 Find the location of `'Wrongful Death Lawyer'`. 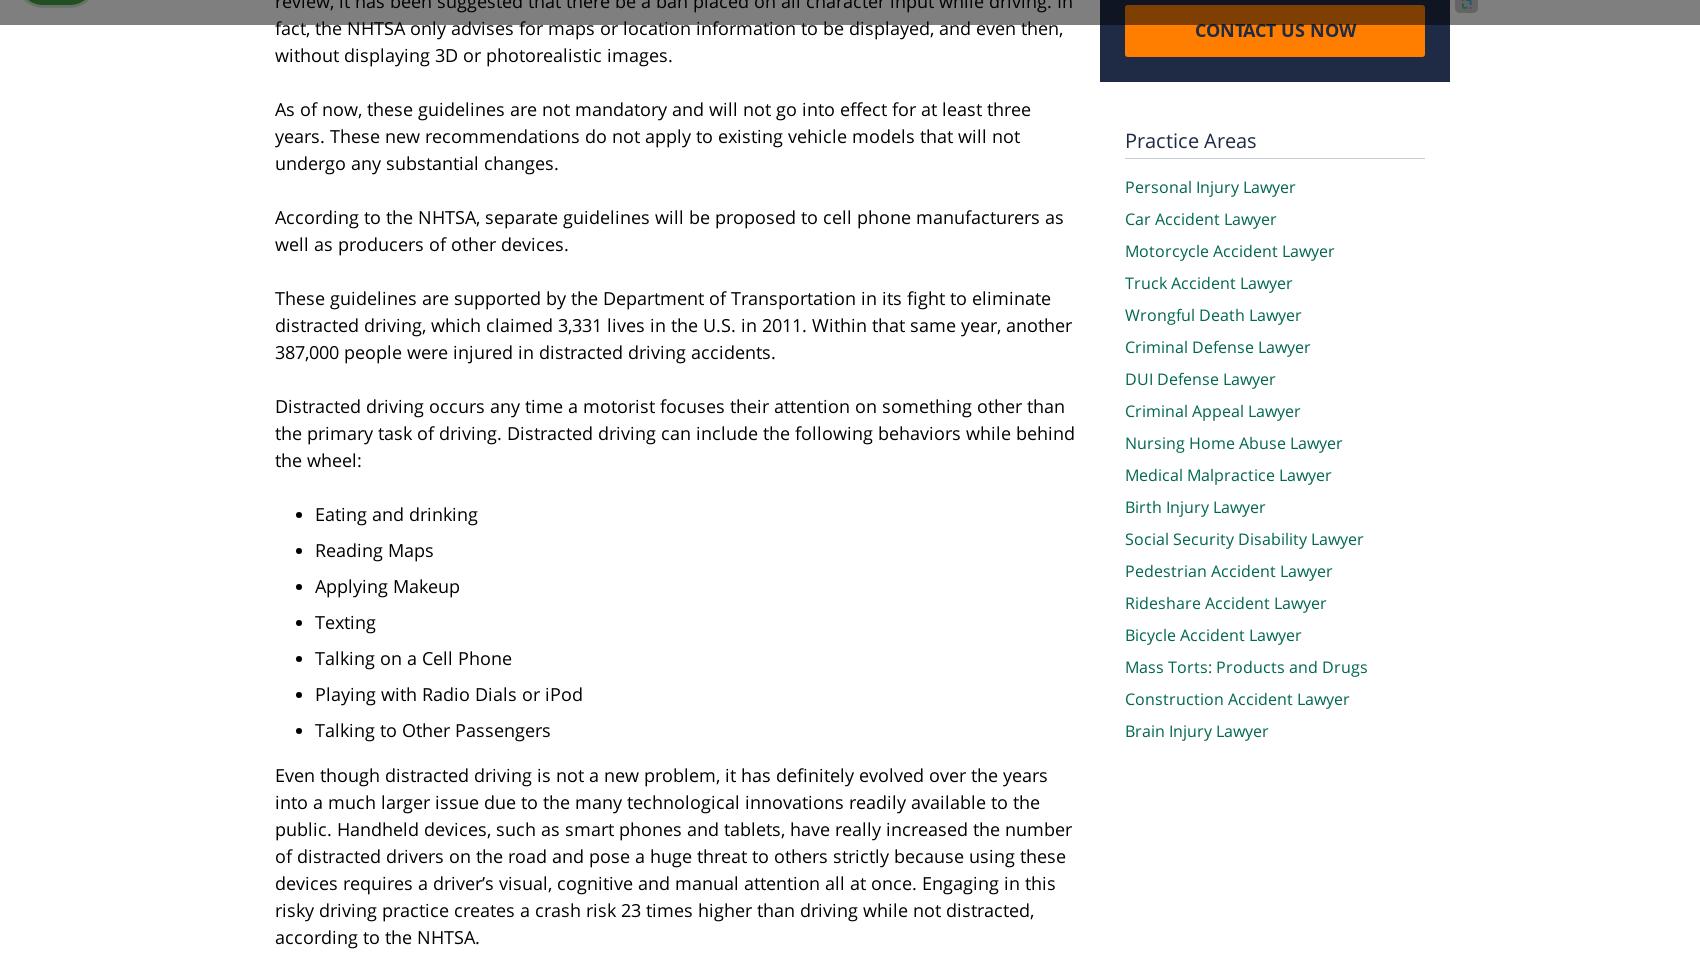

'Wrongful Death Lawyer' is located at coordinates (1125, 313).